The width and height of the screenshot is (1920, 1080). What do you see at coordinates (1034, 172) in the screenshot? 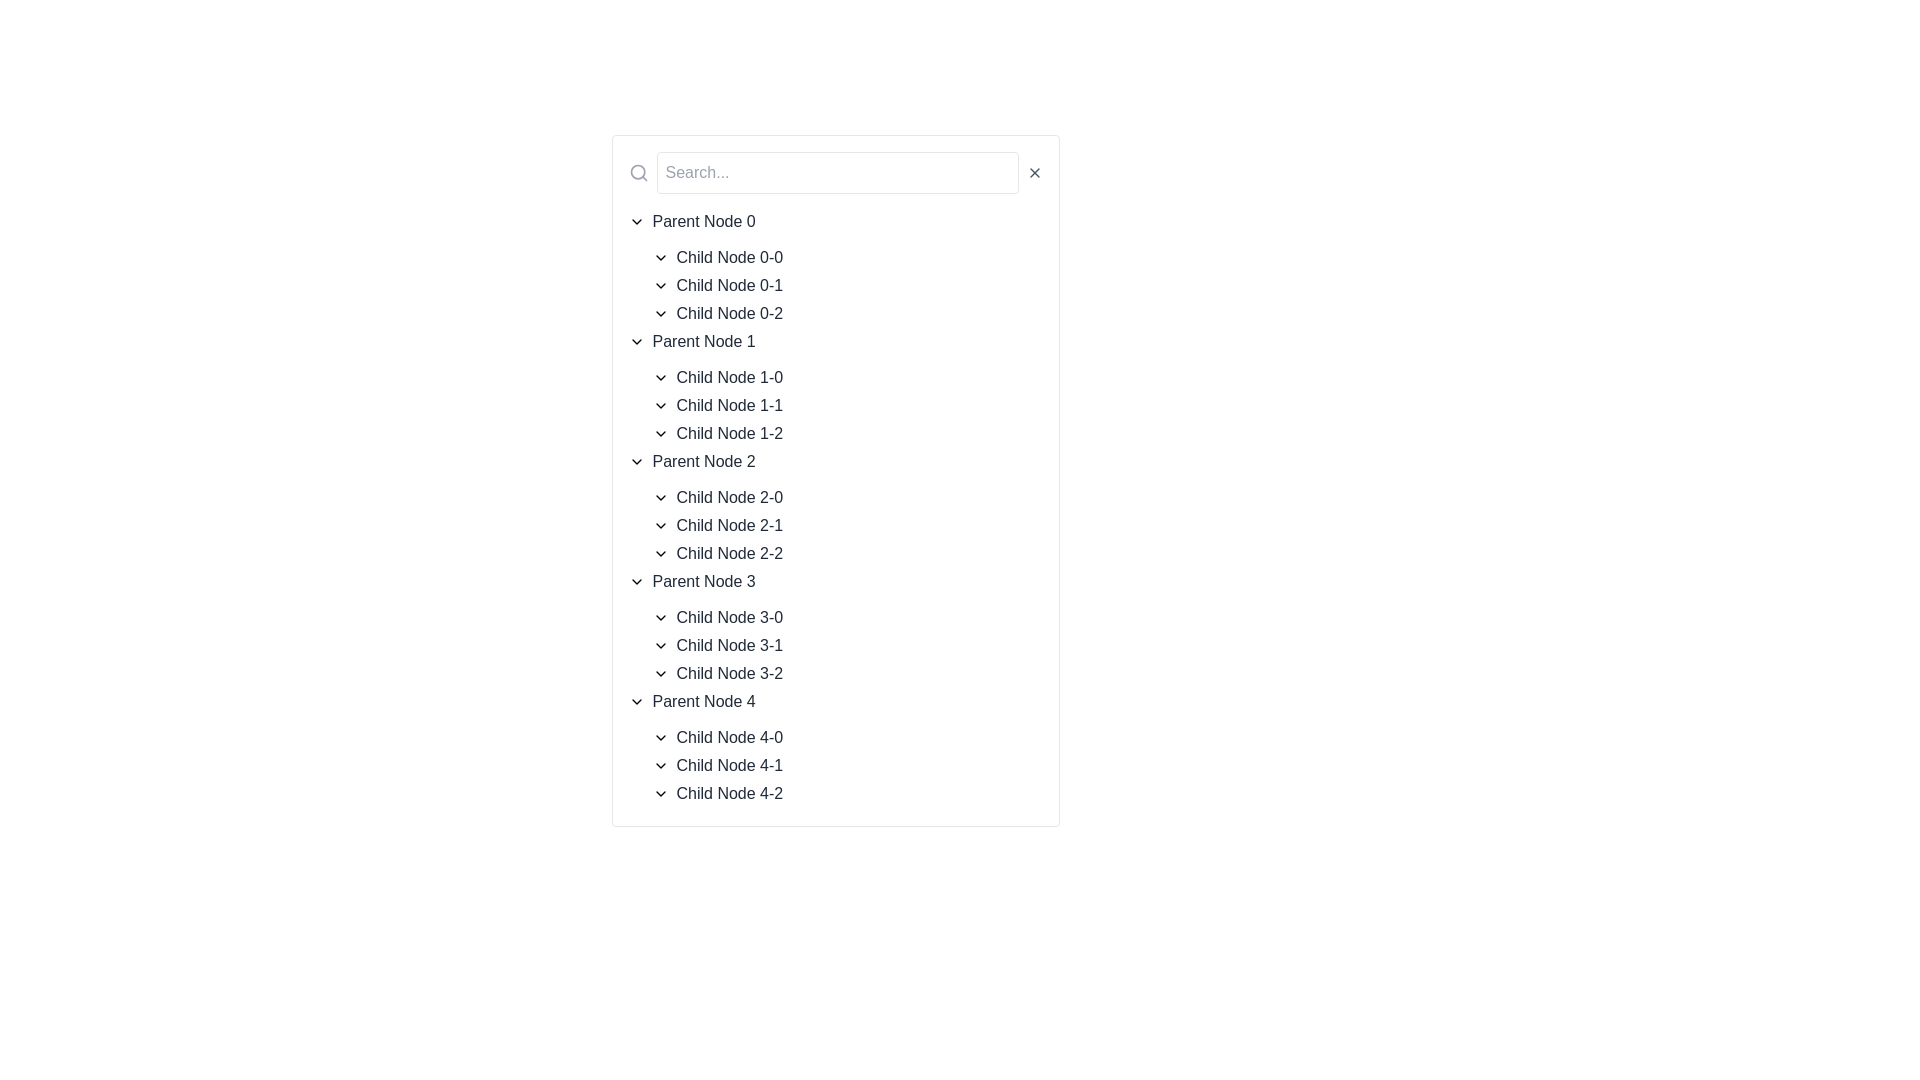
I see `the Close or clear icon button located at the far right of the search input field to clear the input text` at bounding box center [1034, 172].